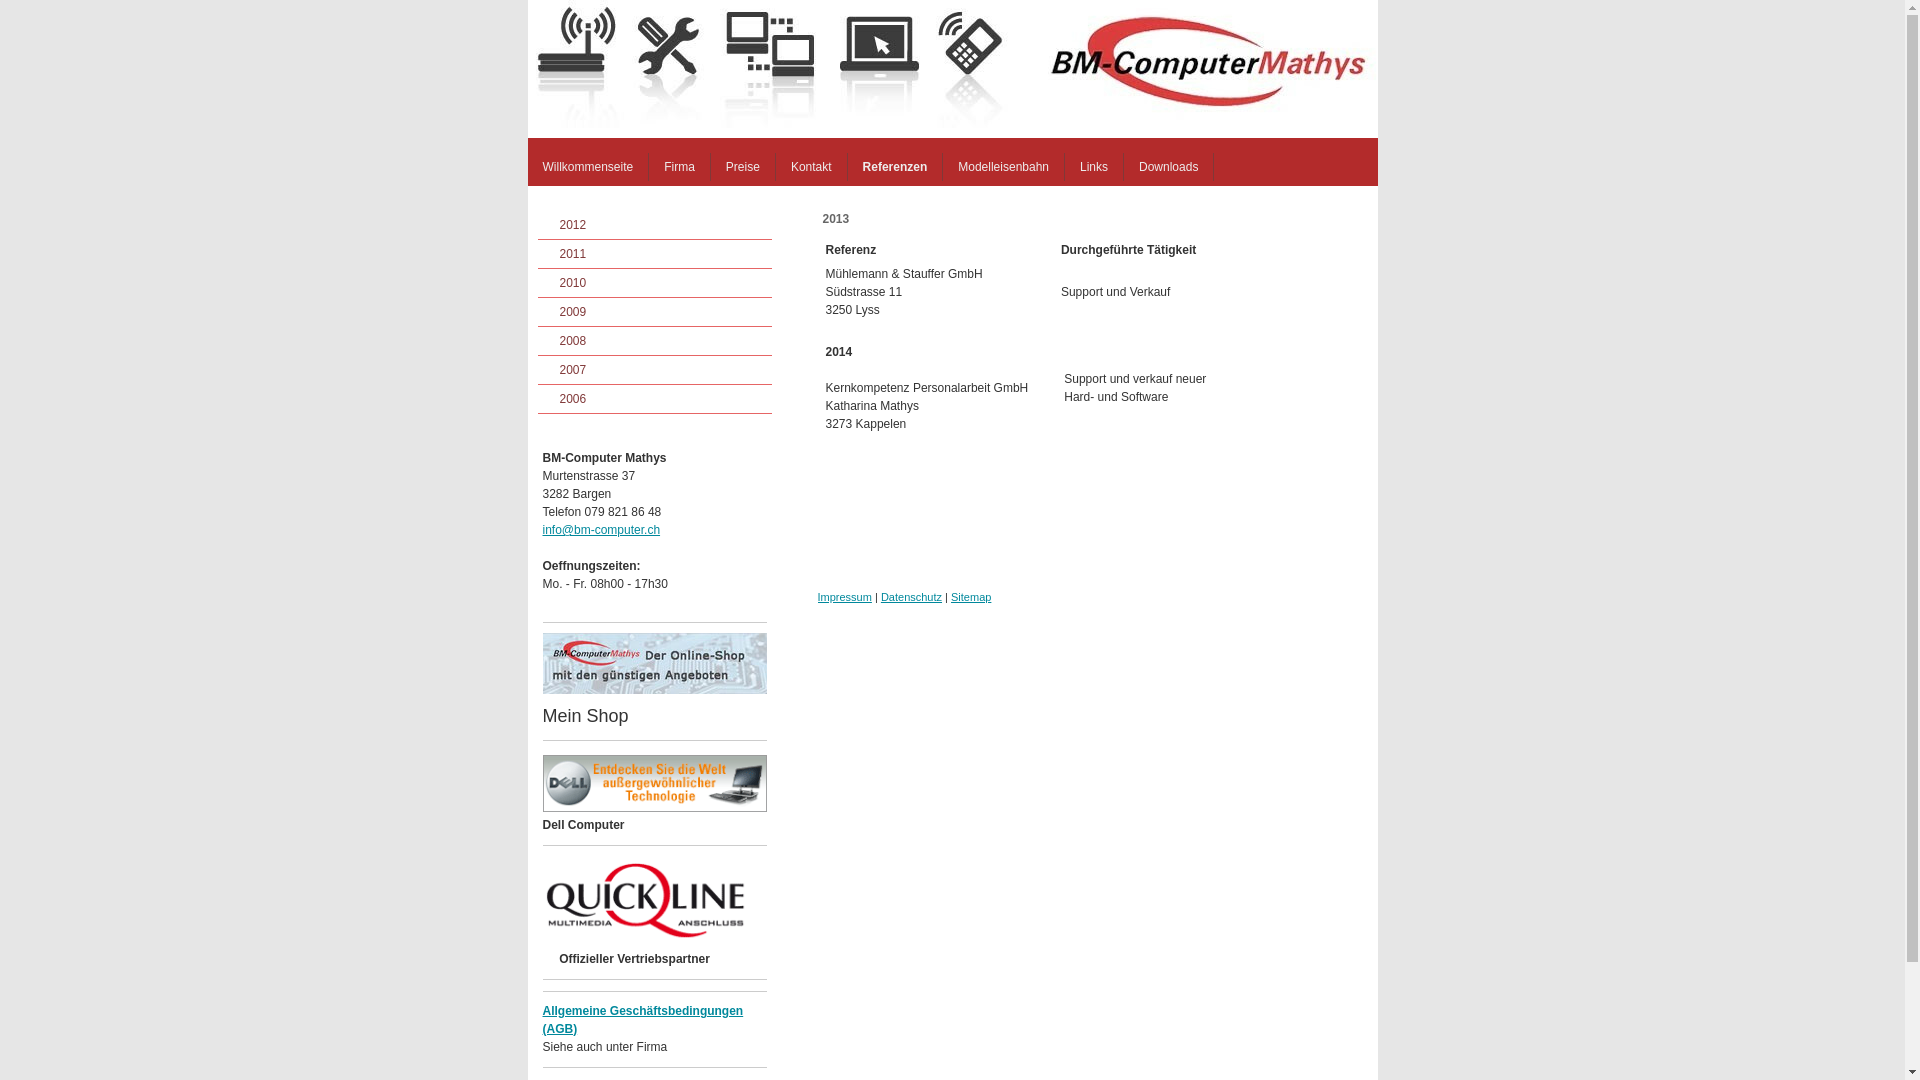  I want to click on '2006', so click(654, 399).